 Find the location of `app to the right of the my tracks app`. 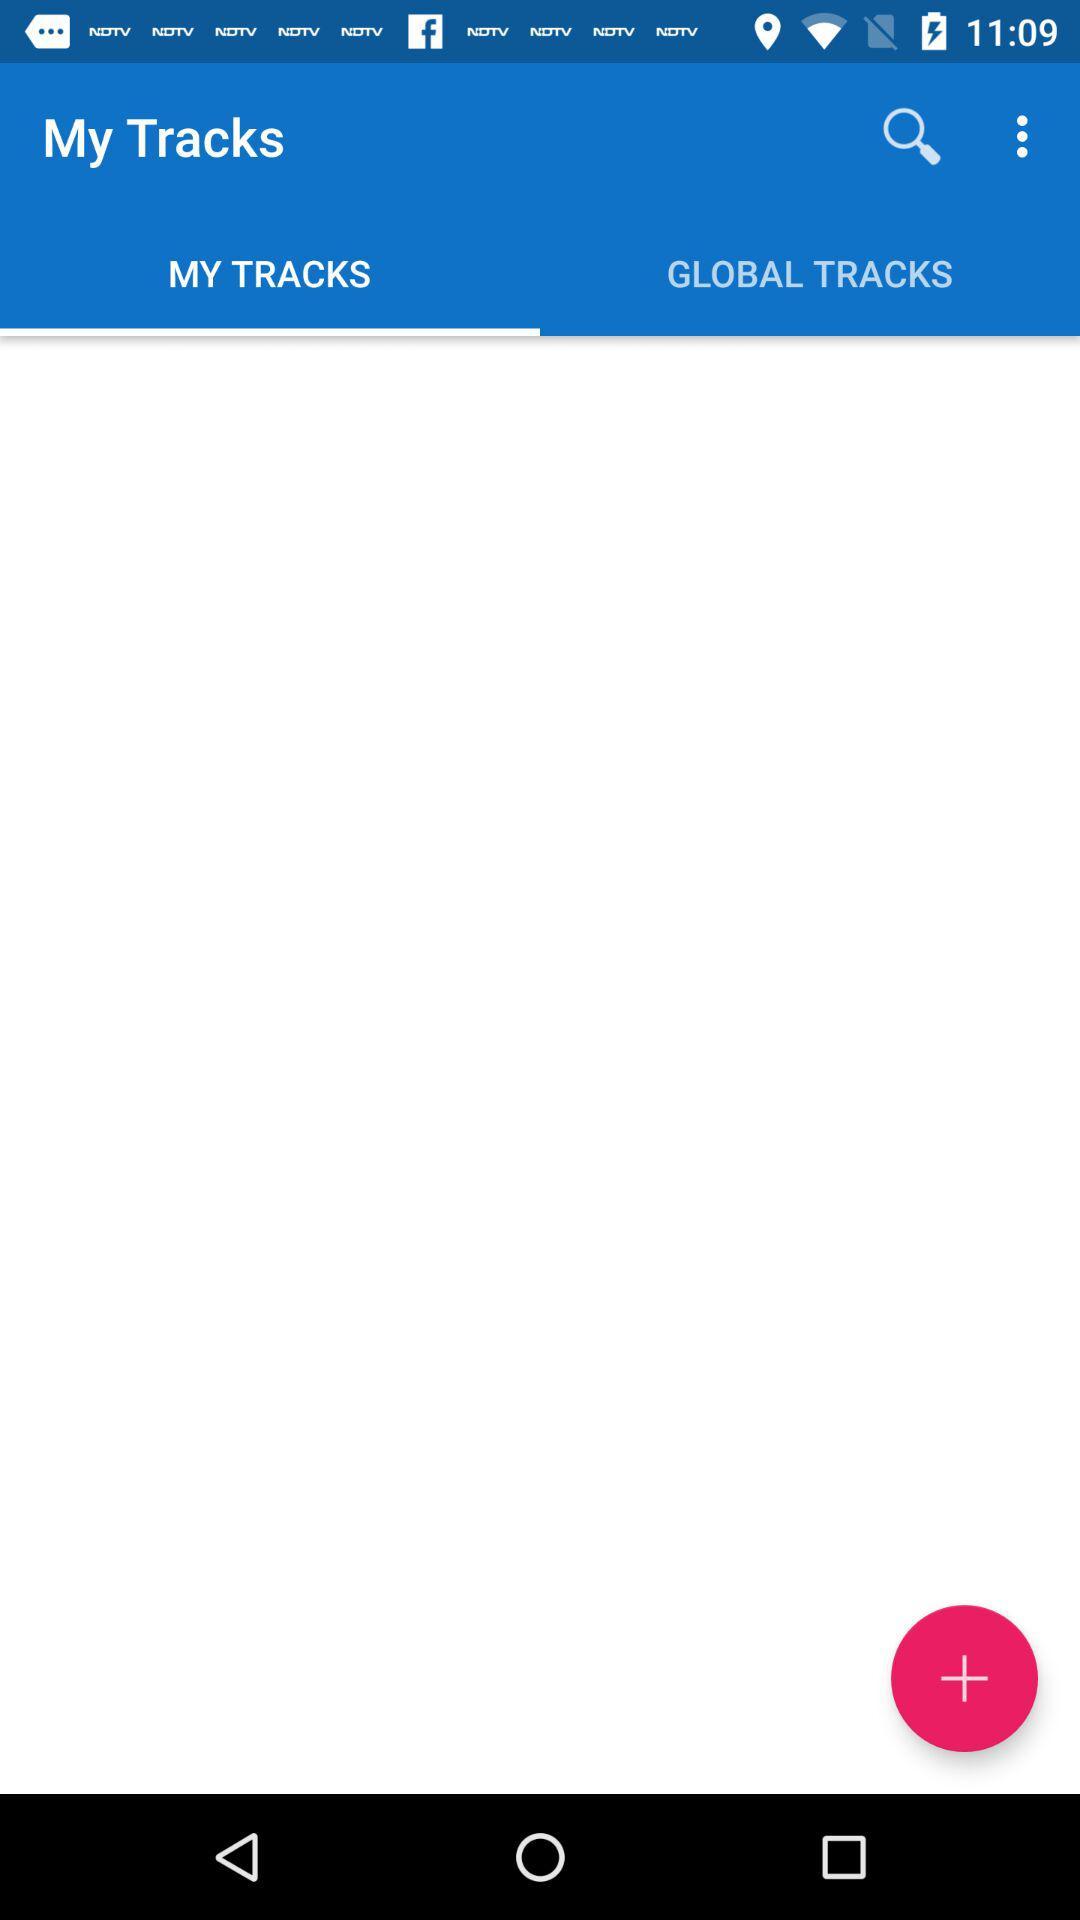

app to the right of the my tracks app is located at coordinates (911, 135).